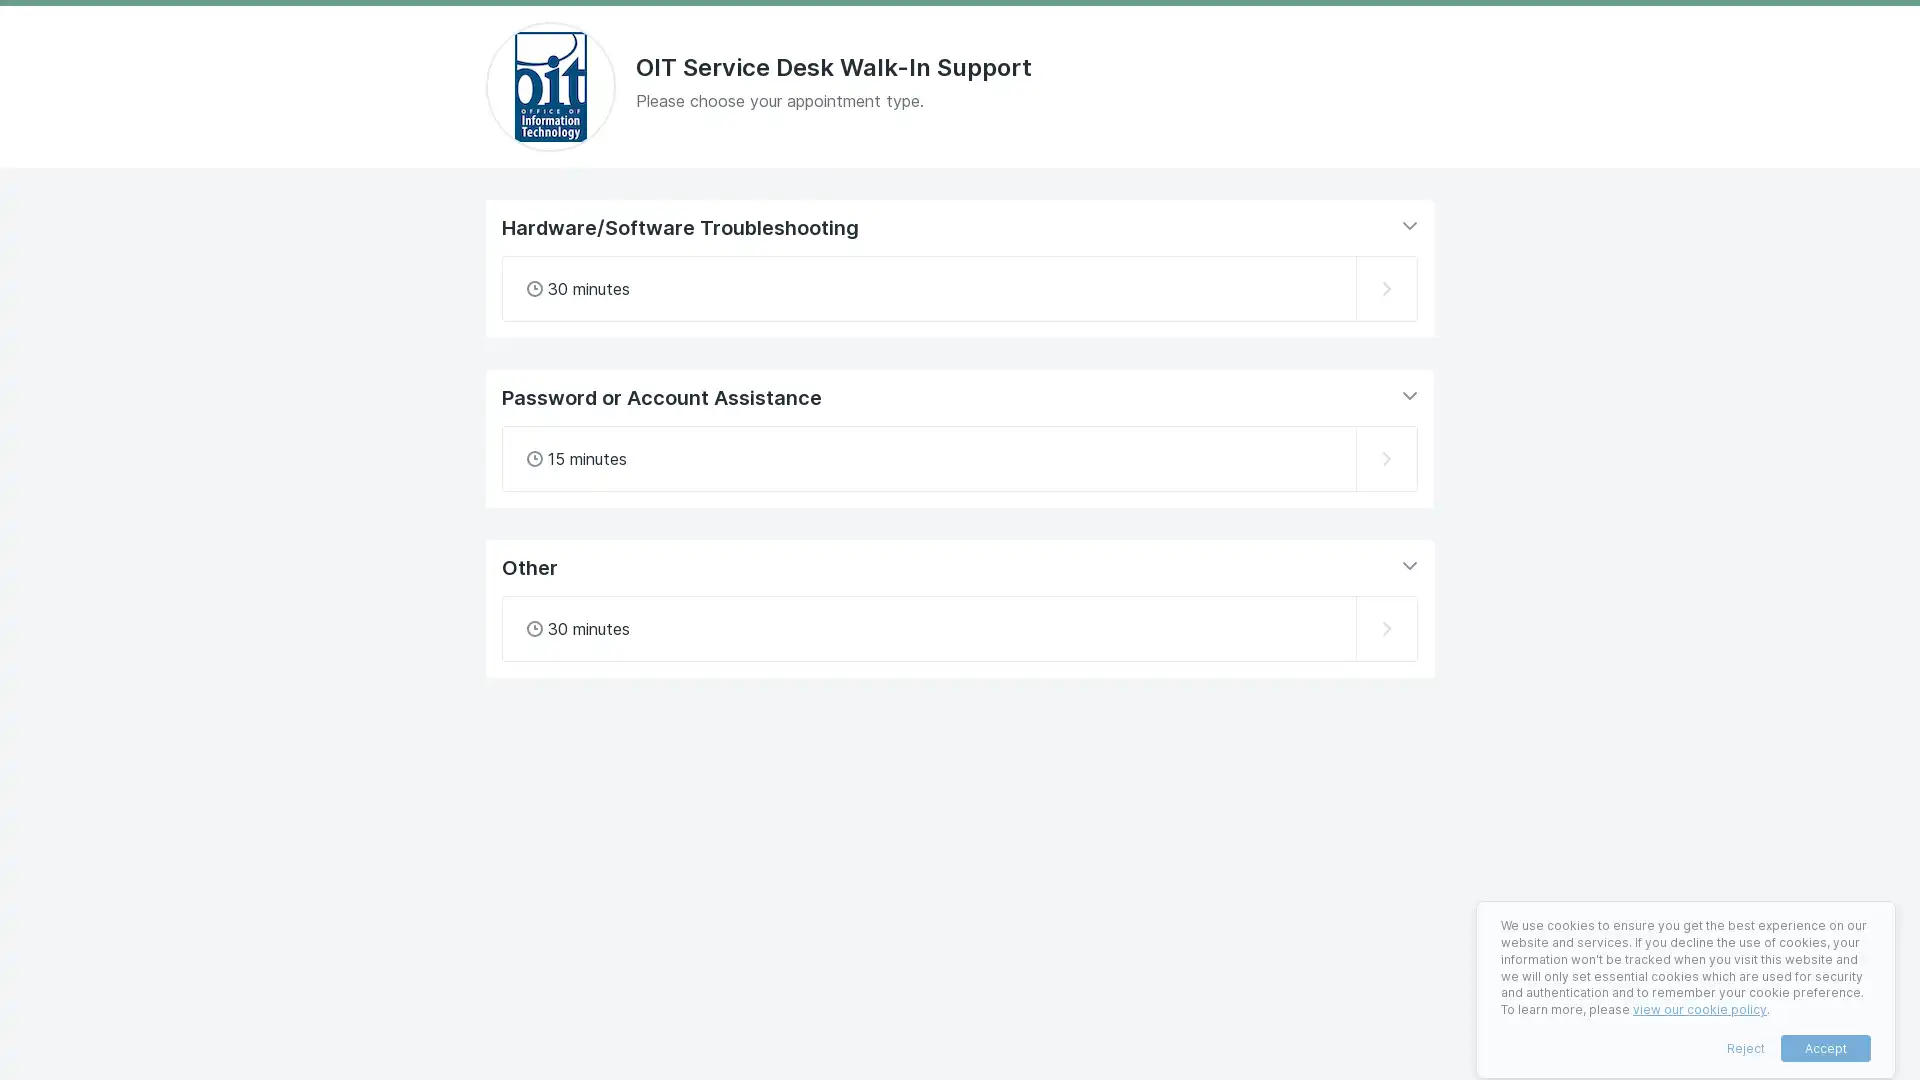  Describe the element at coordinates (960, 459) in the screenshot. I see `Select Password or Account Assistance` at that location.